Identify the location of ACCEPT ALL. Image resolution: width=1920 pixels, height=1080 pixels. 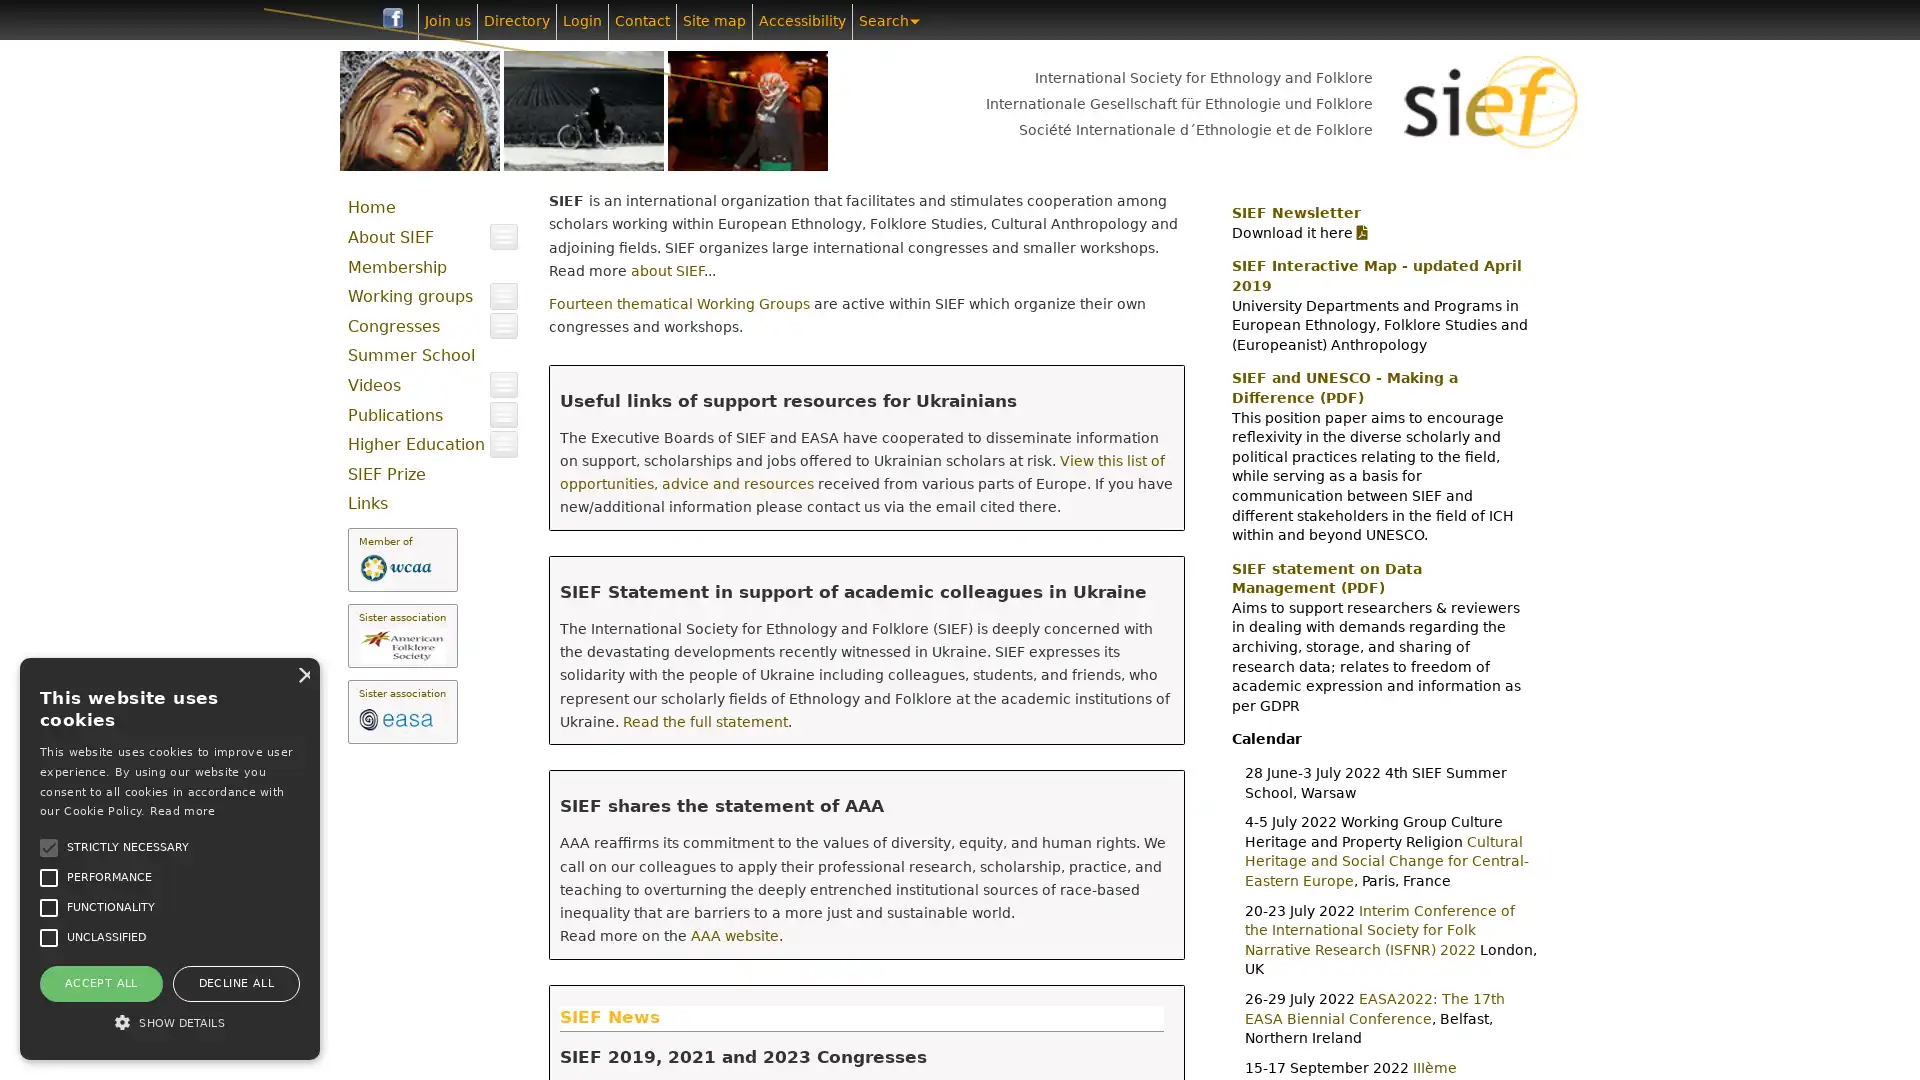
(99, 982).